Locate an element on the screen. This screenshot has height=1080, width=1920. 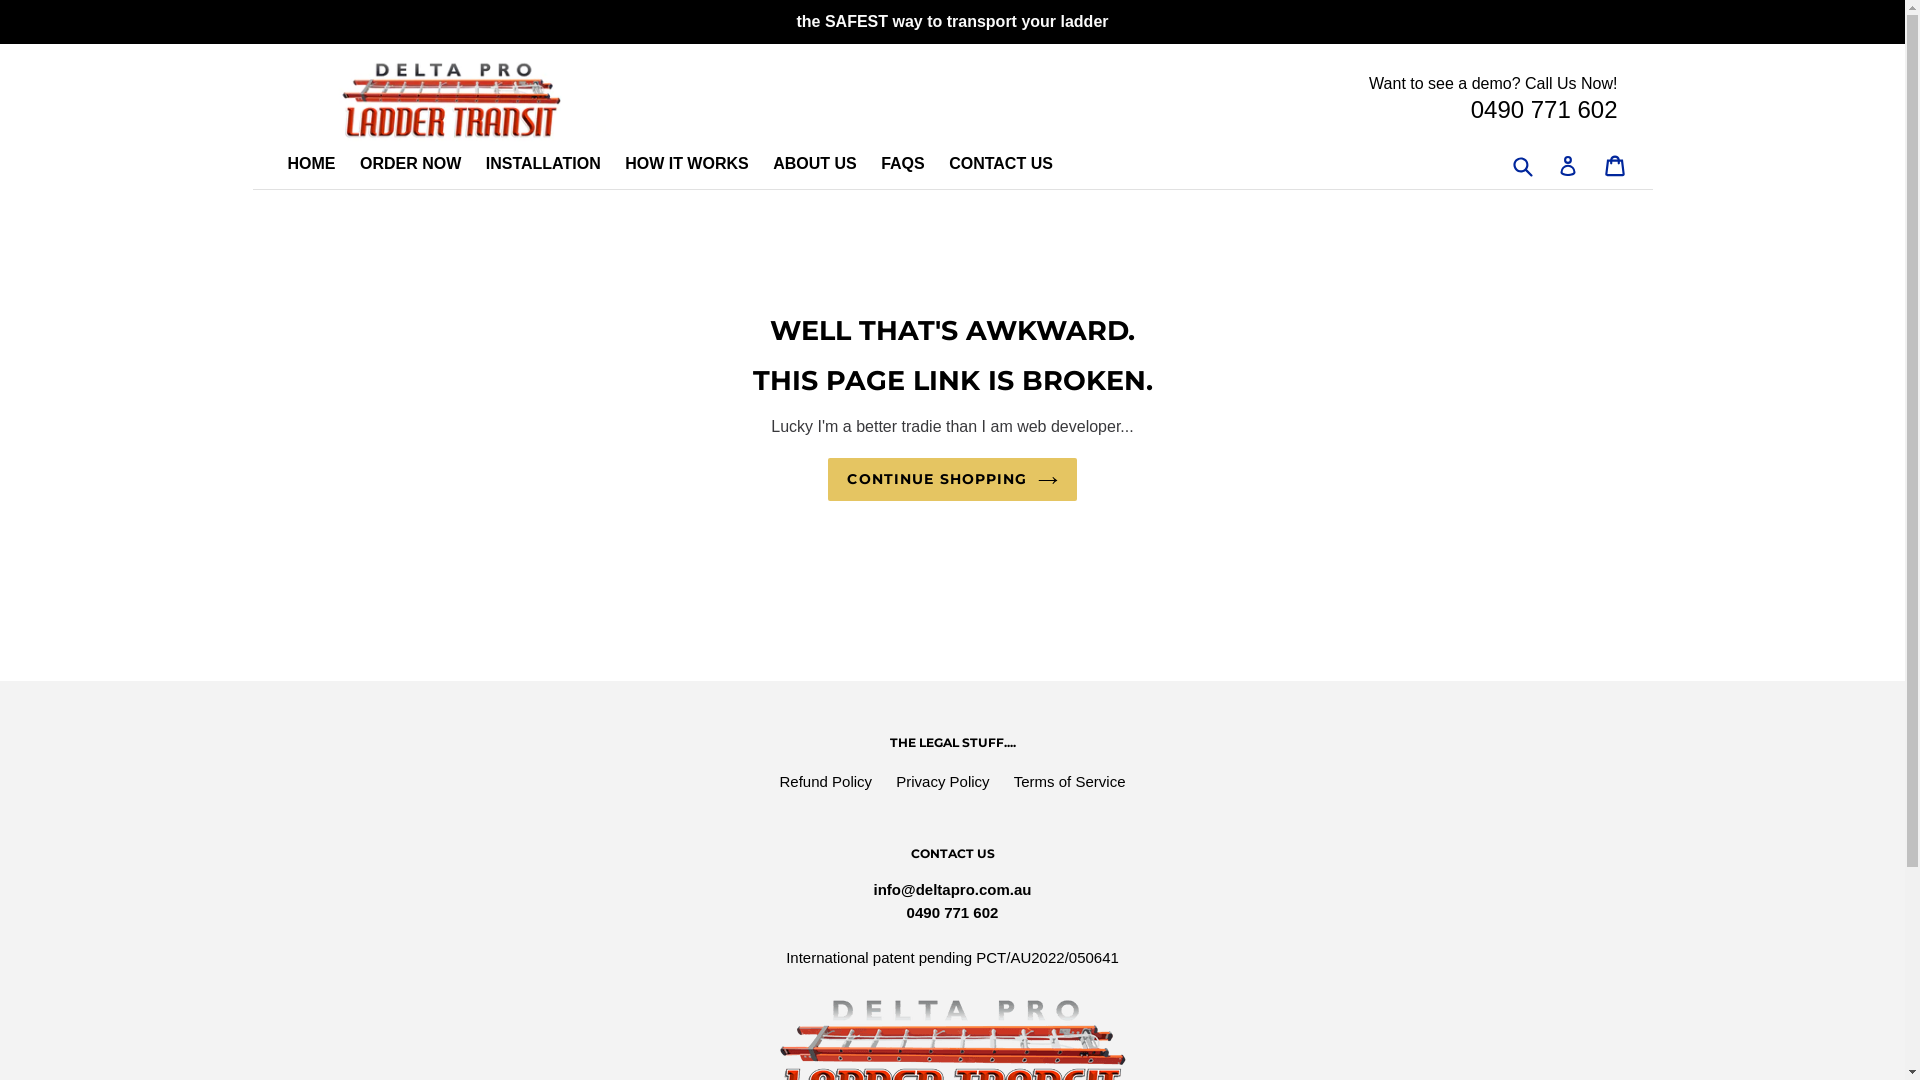
'ORDER NOW' is located at coordinates (360, 164).